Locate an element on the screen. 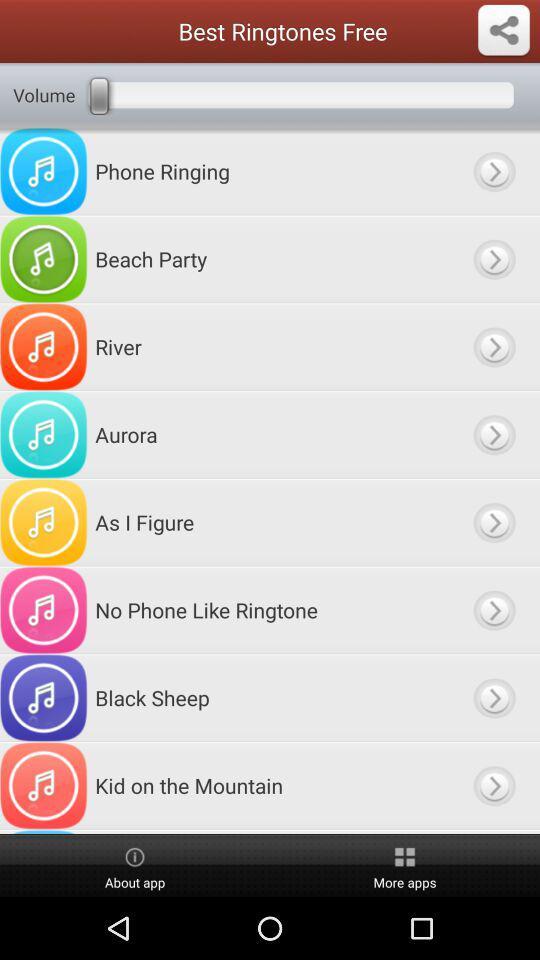  next option is located at coordinates (493, 609).